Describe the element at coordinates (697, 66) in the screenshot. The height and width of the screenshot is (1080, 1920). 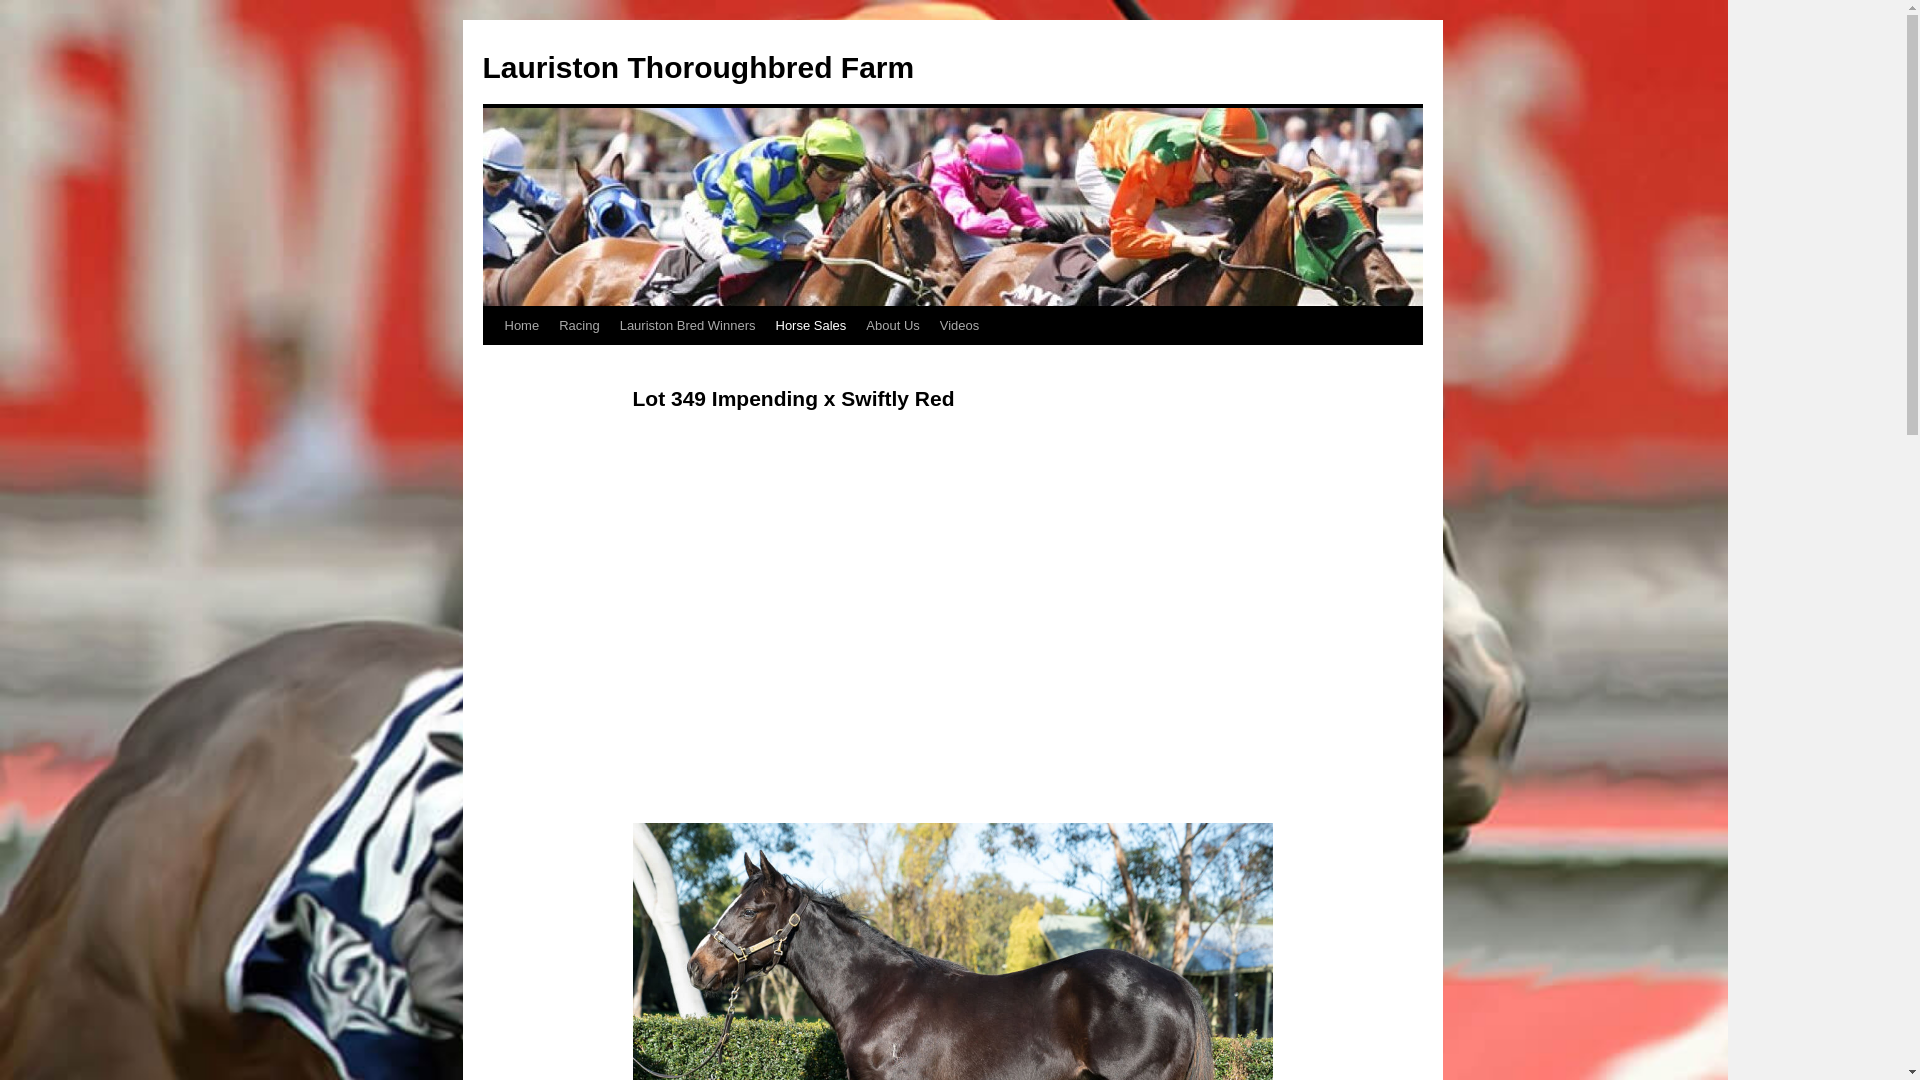
I see `'Lauriston Thoroughbred Farm'` at that location.